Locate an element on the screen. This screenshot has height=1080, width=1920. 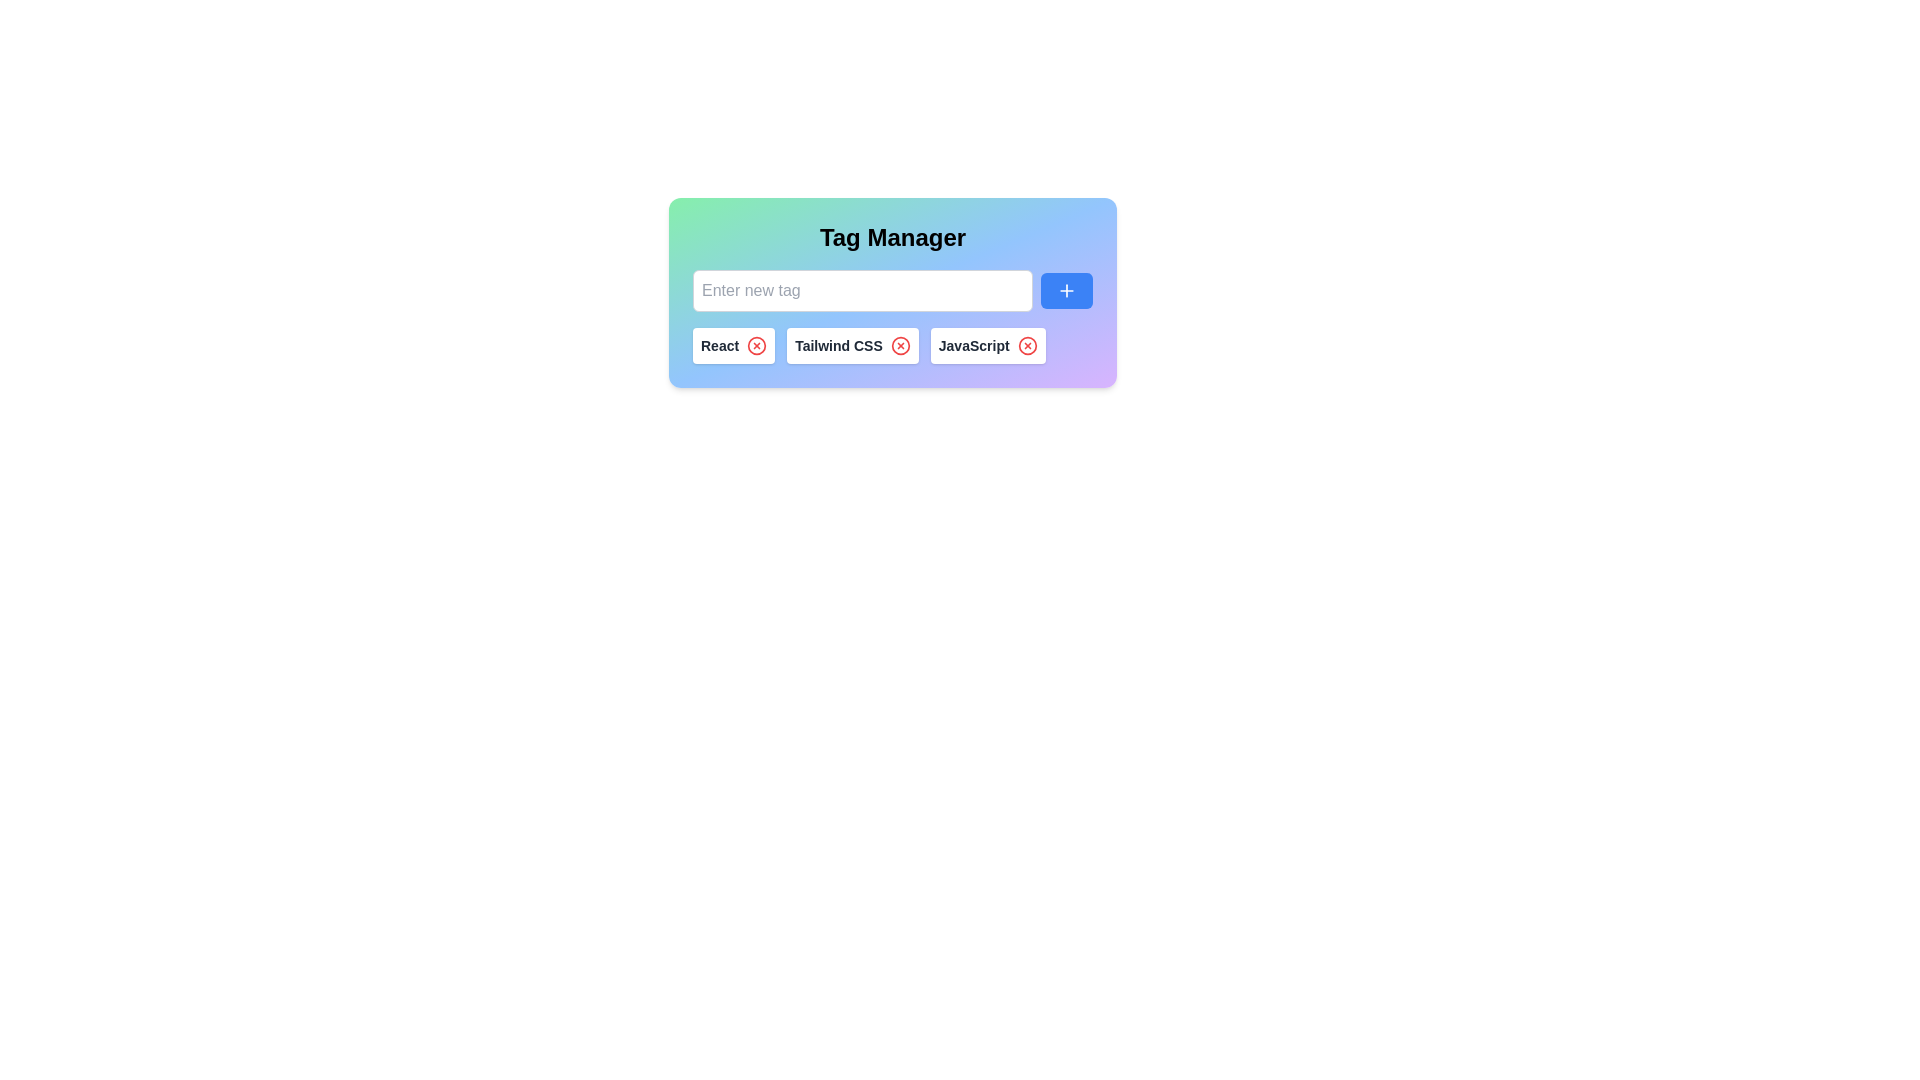
the remove icon next to the tag labeled JavaScript is located at coordinates (1027, 345).